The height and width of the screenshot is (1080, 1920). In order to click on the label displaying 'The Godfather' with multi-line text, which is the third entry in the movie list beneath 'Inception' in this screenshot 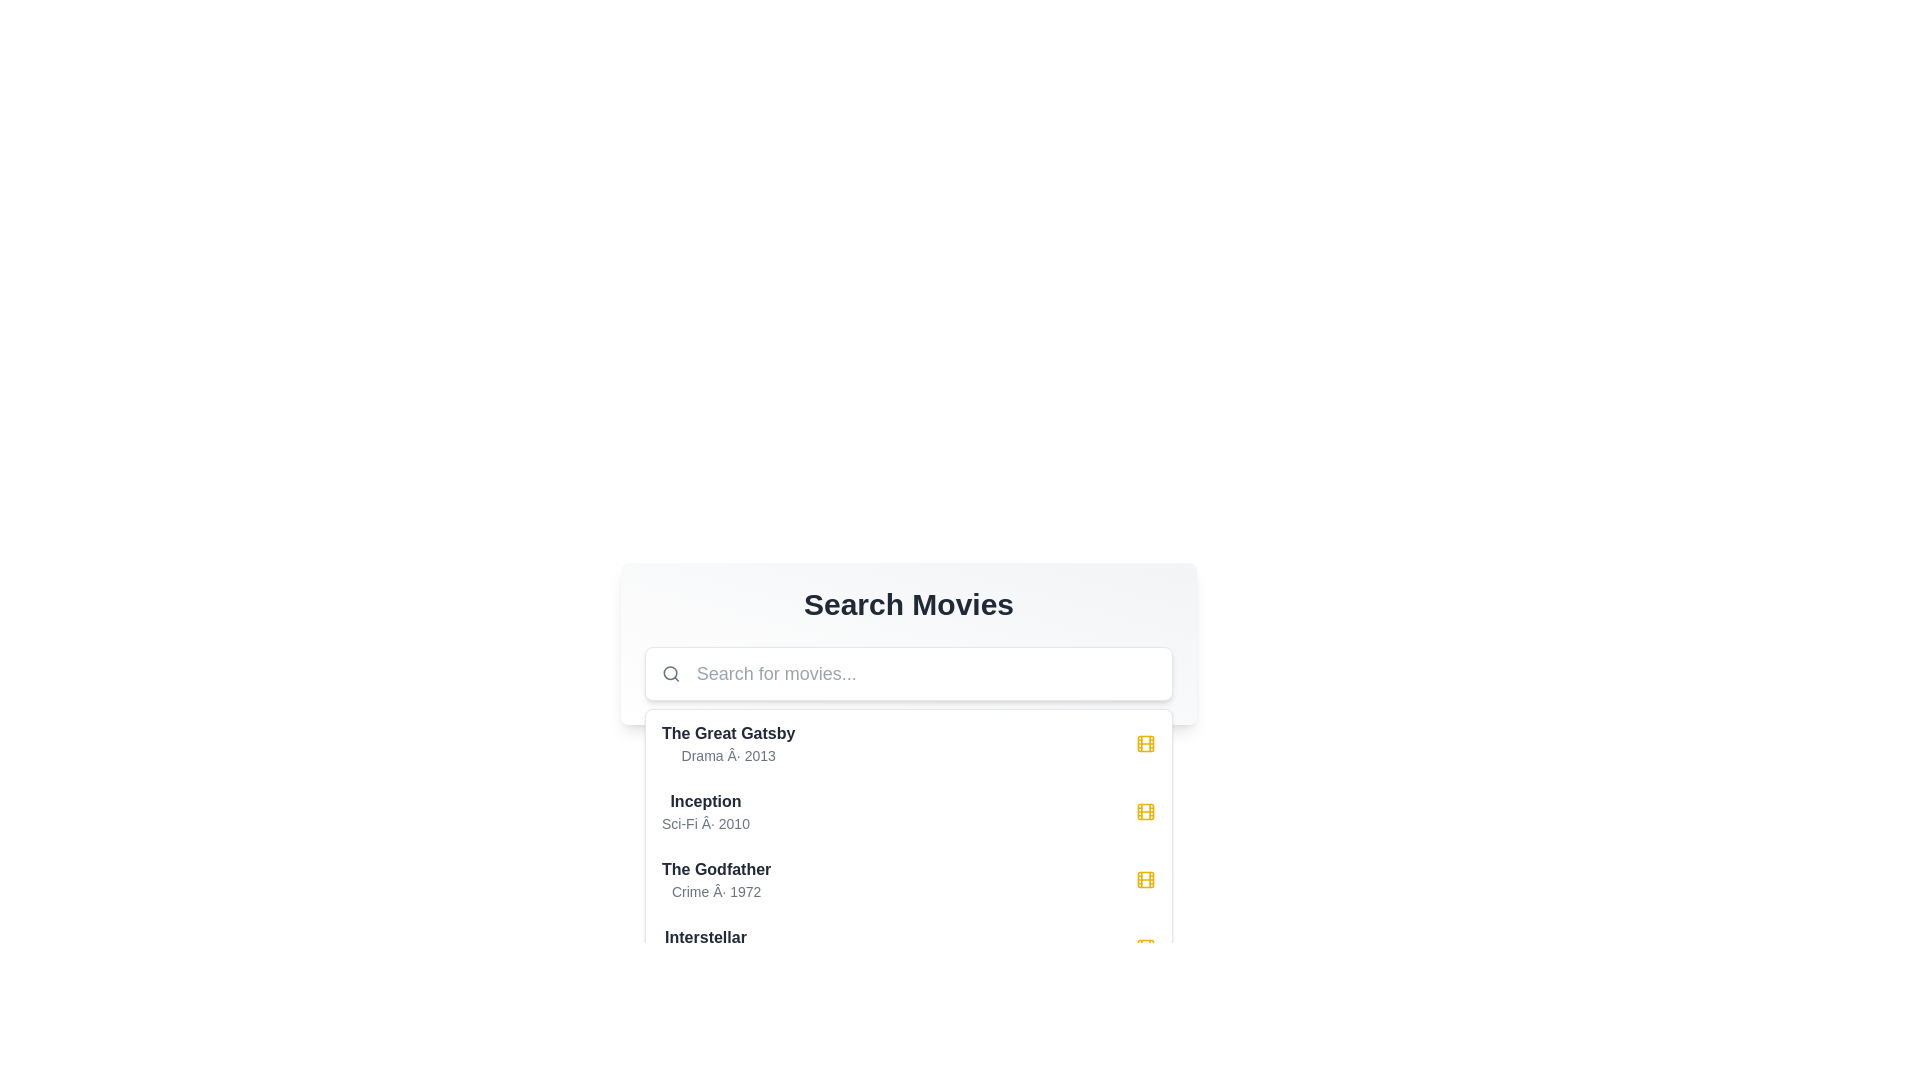, I will do `click(716, 878)`.